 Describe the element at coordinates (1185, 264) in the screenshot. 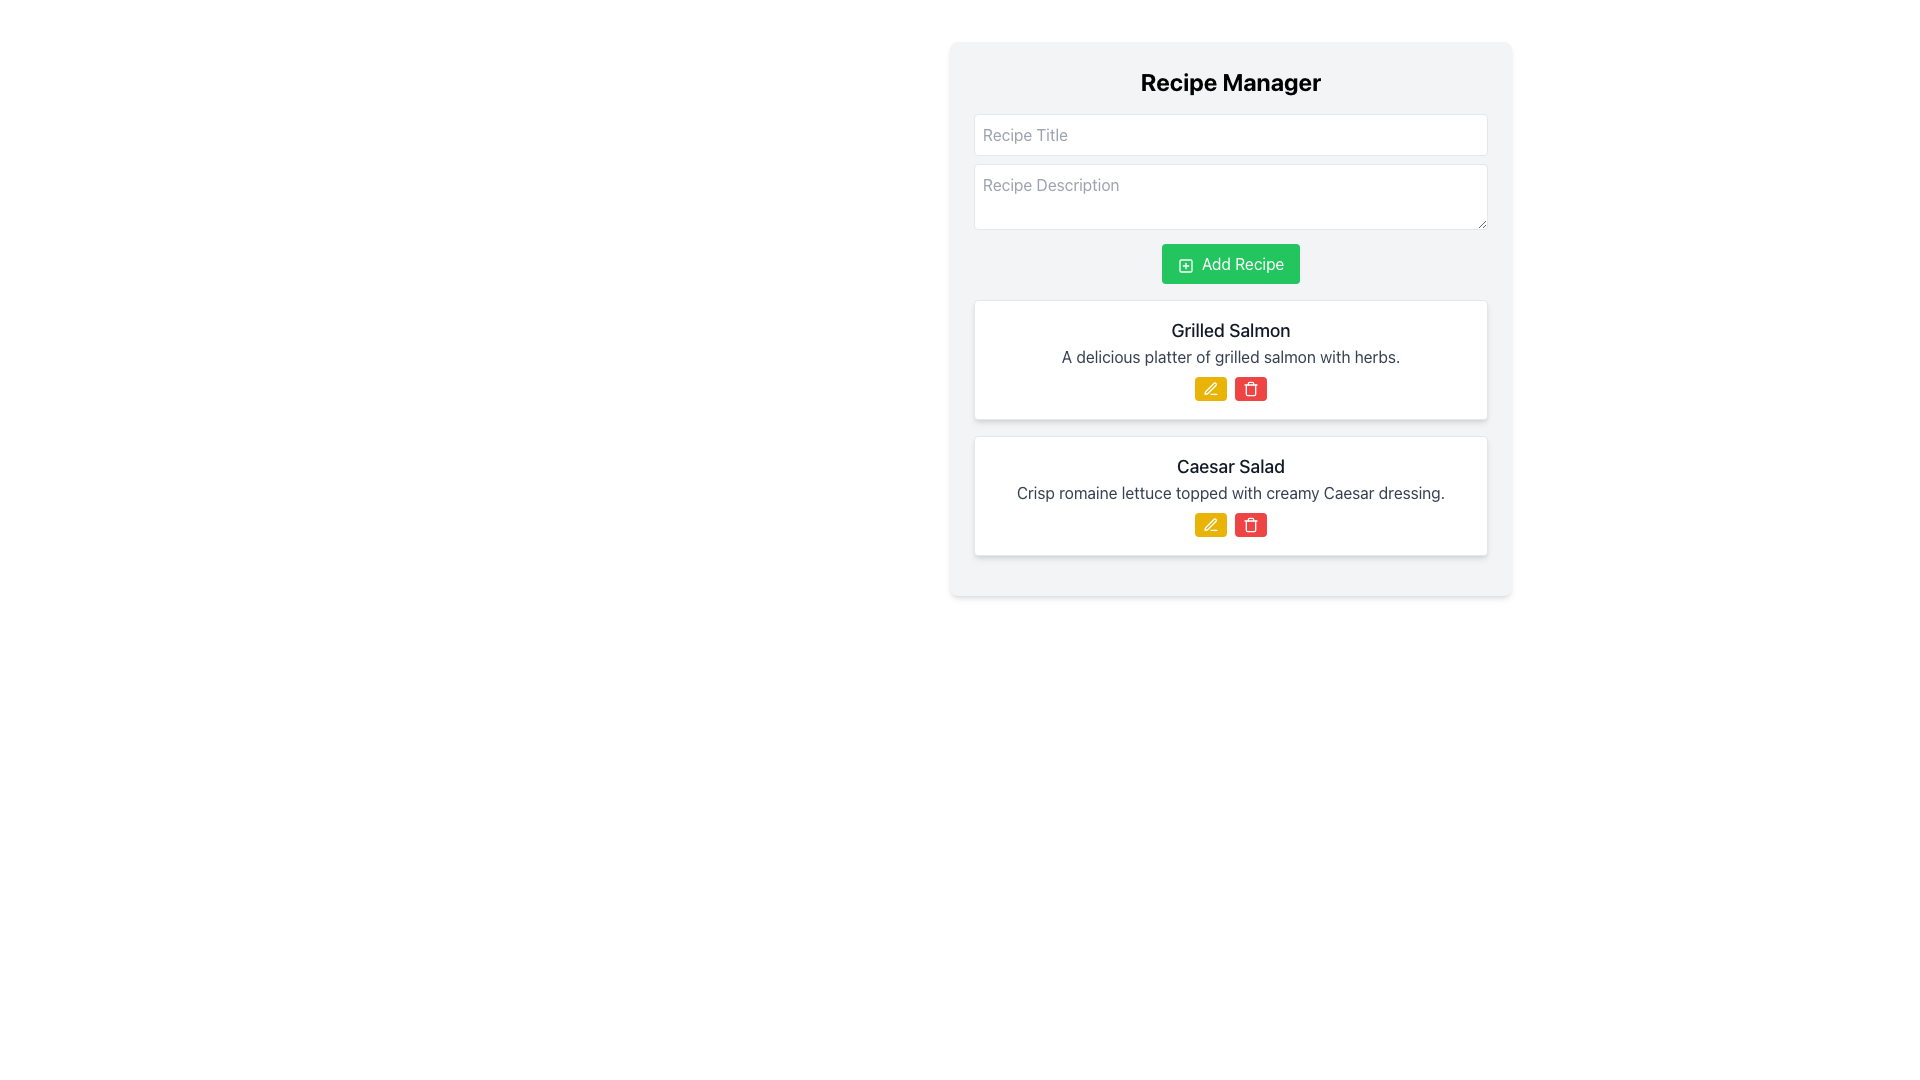

I see `the small square with a green backdrop within the 'Add Recipe' button in the Recipe Manager interface` at that location.